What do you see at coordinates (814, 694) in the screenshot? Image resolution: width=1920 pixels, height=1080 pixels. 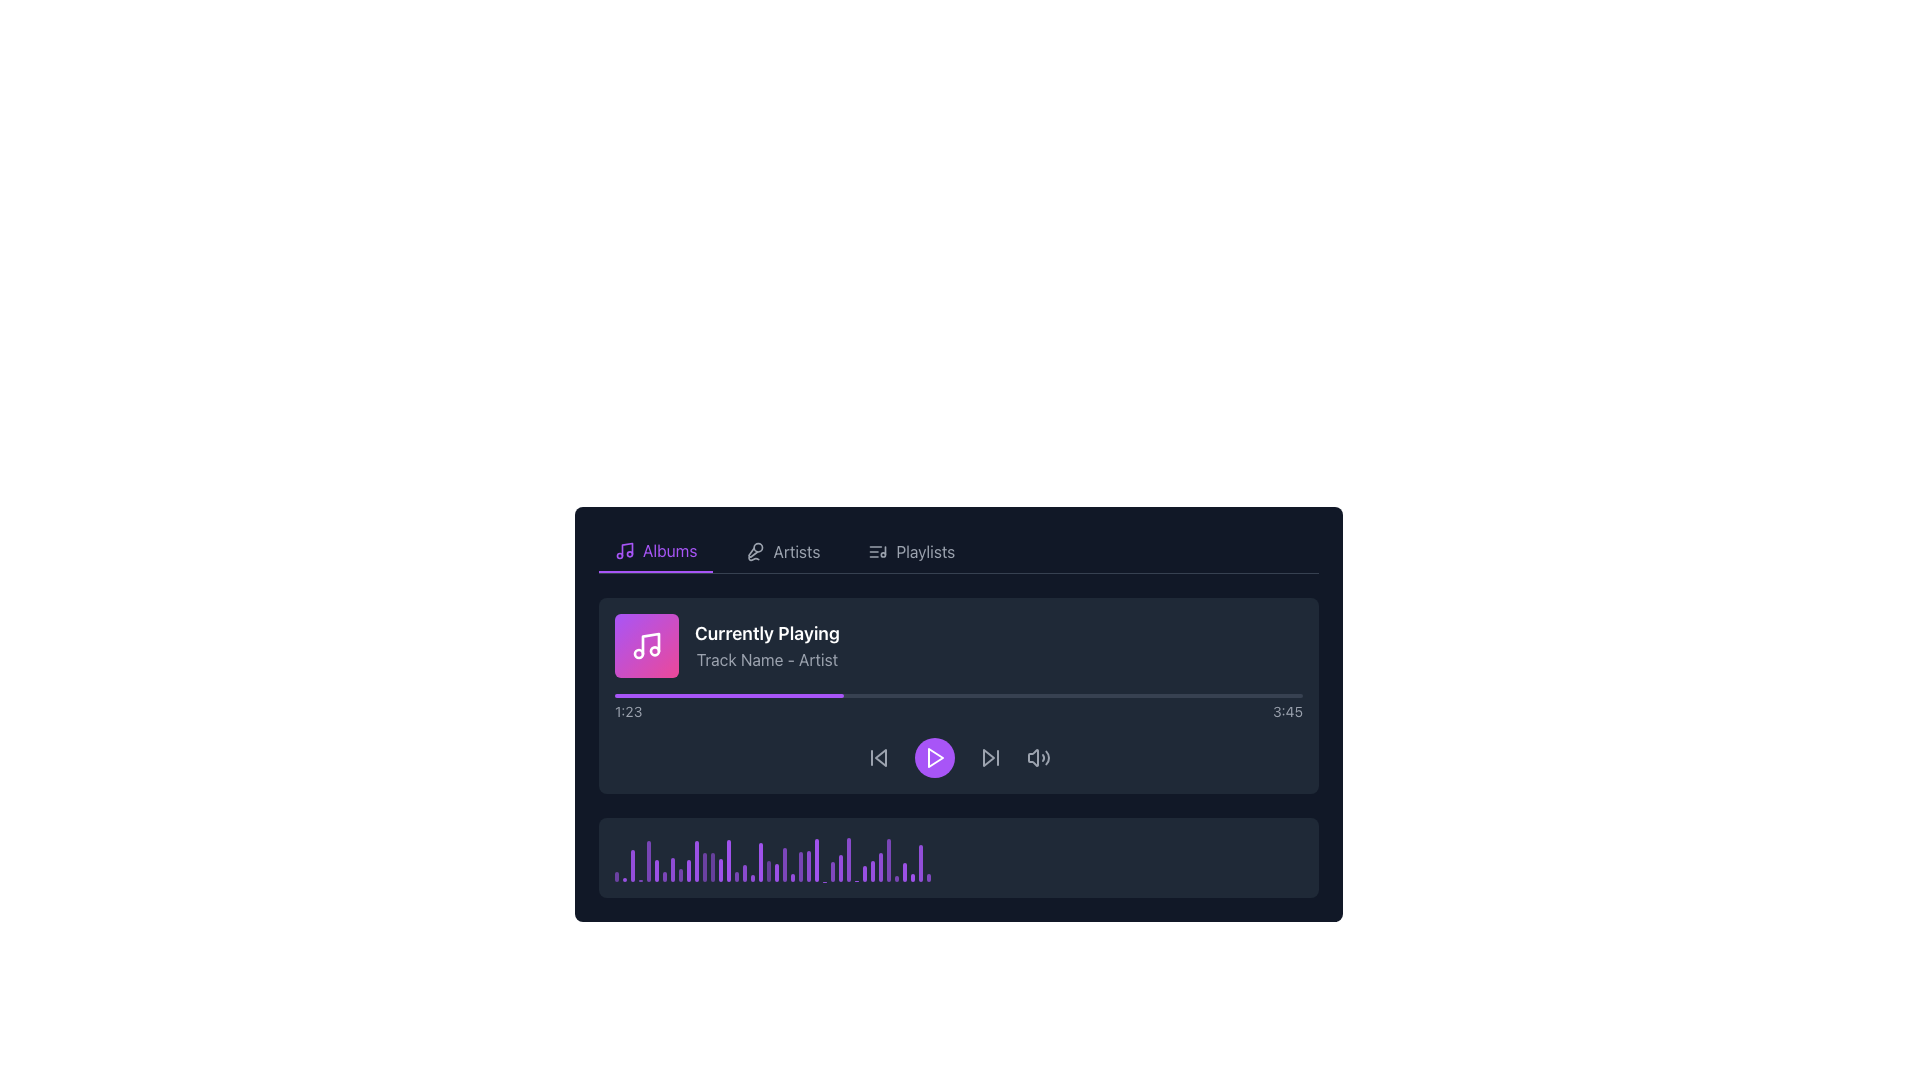 I see `playback progress` at bounding box center [814, 694].